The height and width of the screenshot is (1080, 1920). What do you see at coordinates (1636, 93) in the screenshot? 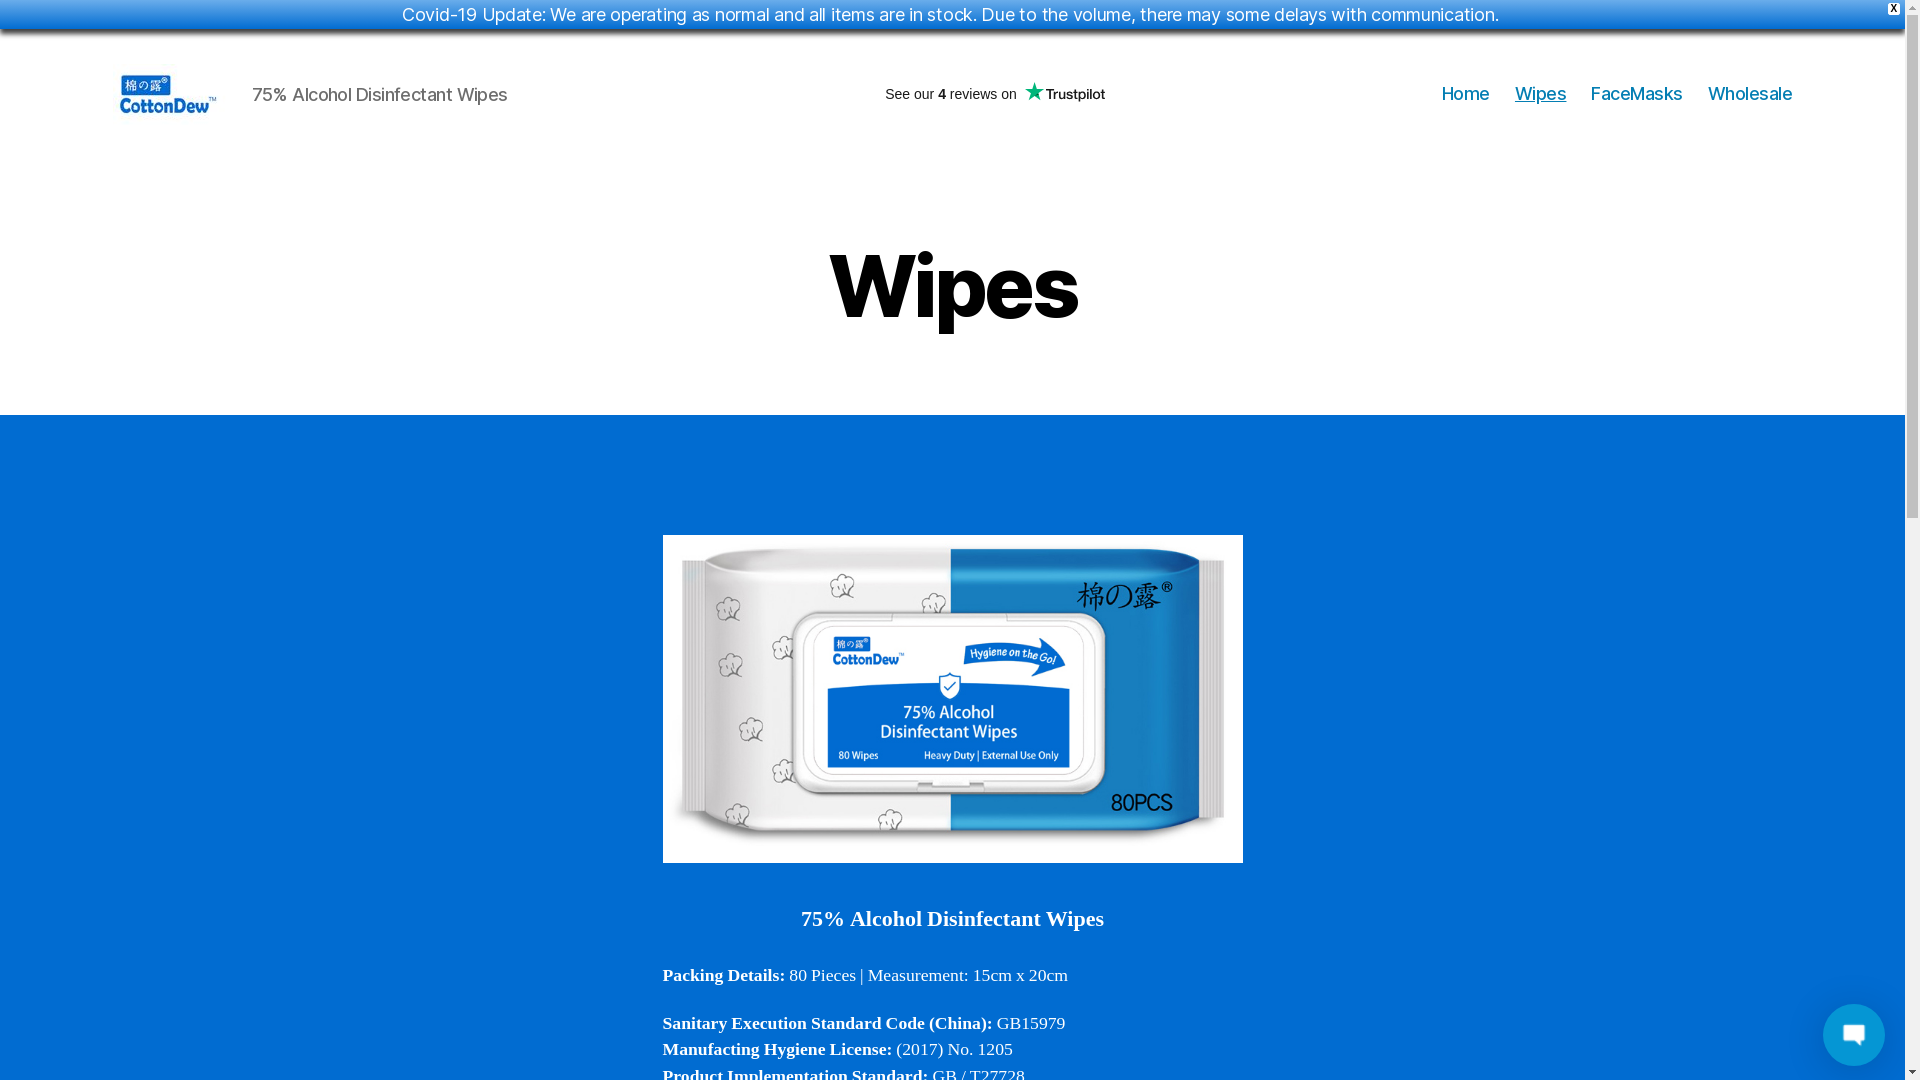
I see `'FaceMasks'` at bounding box center [1636, 93].